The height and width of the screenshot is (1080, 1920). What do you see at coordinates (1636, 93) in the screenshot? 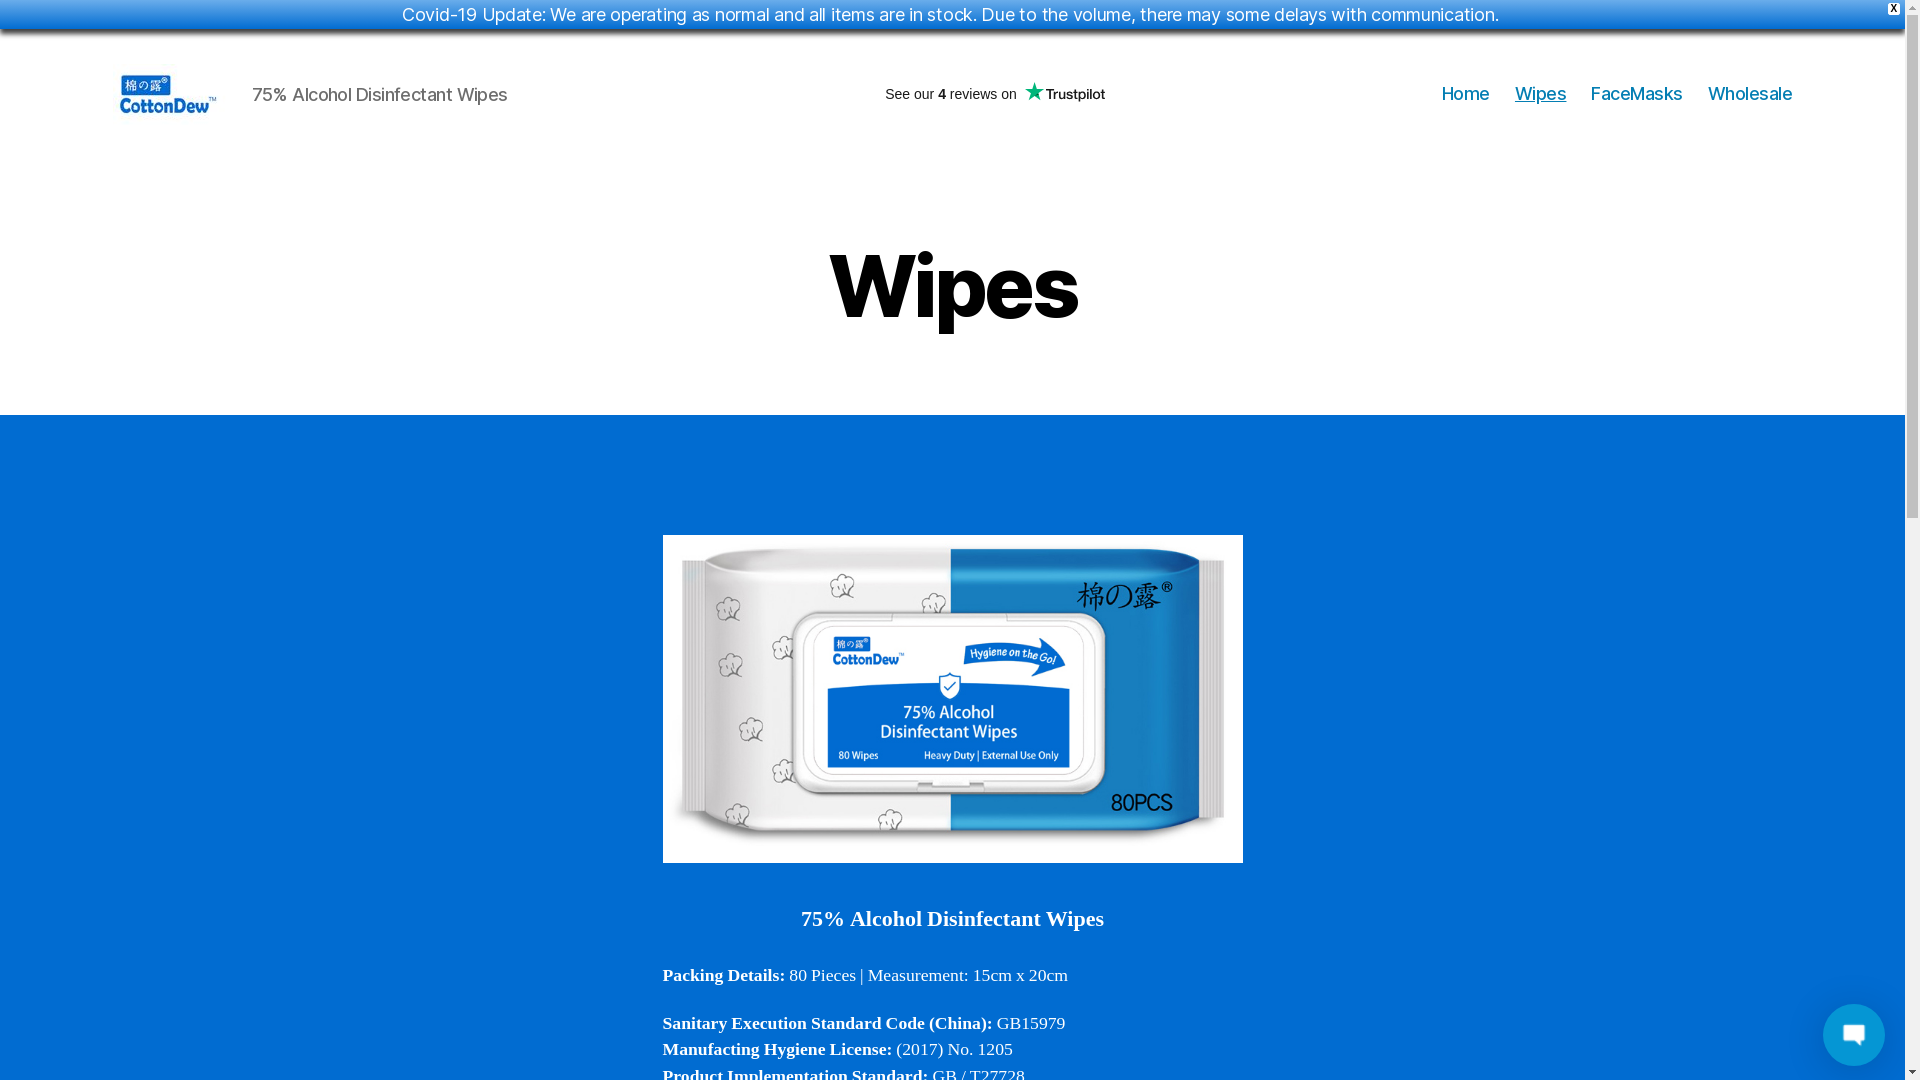
I see `'FaceMasks'` at bounding box center [1636, 93].